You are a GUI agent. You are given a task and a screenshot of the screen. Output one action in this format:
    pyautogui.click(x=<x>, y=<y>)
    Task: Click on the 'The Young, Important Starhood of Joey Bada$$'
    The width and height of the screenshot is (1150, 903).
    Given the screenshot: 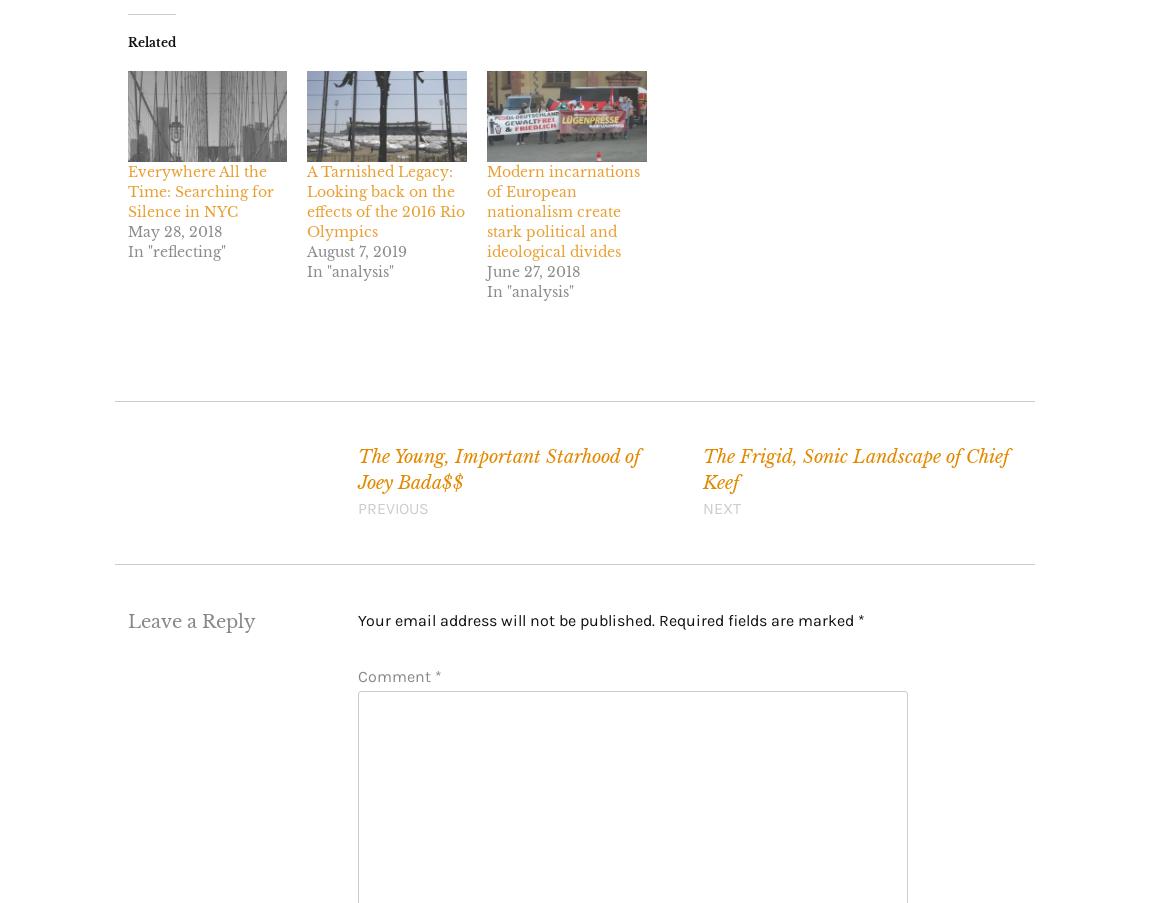 What is the action you would take?
    pyautogui.click(x=356, y=469)
    